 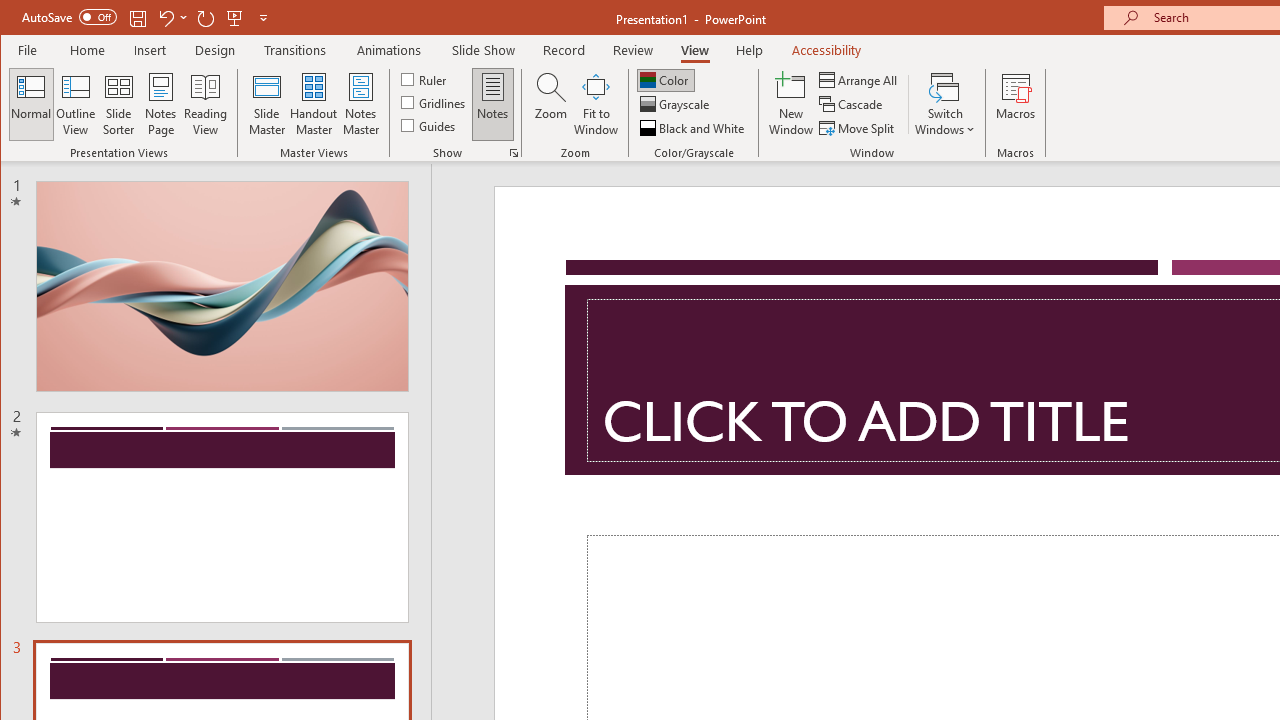 I want to click on 'Fit to Window', so click(x=595, y=104).